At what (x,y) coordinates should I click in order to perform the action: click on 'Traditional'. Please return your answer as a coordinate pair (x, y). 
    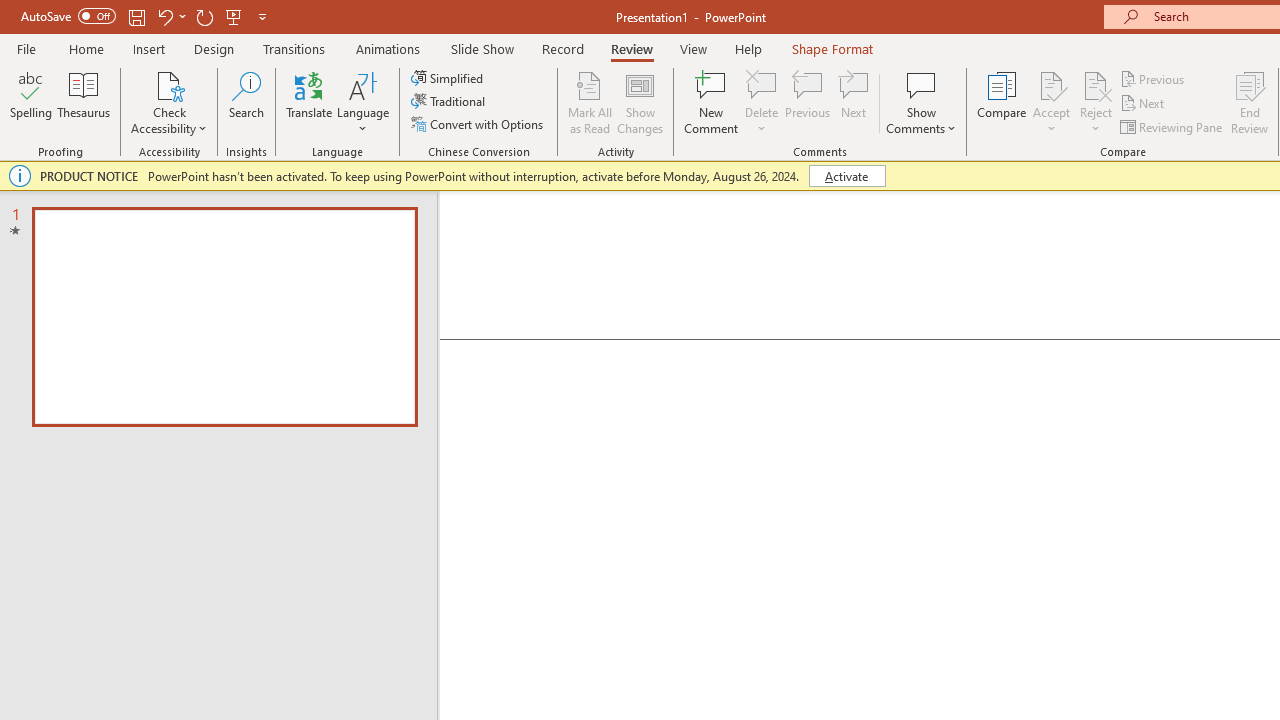
    Looking at the image, I should click on (448, 101).